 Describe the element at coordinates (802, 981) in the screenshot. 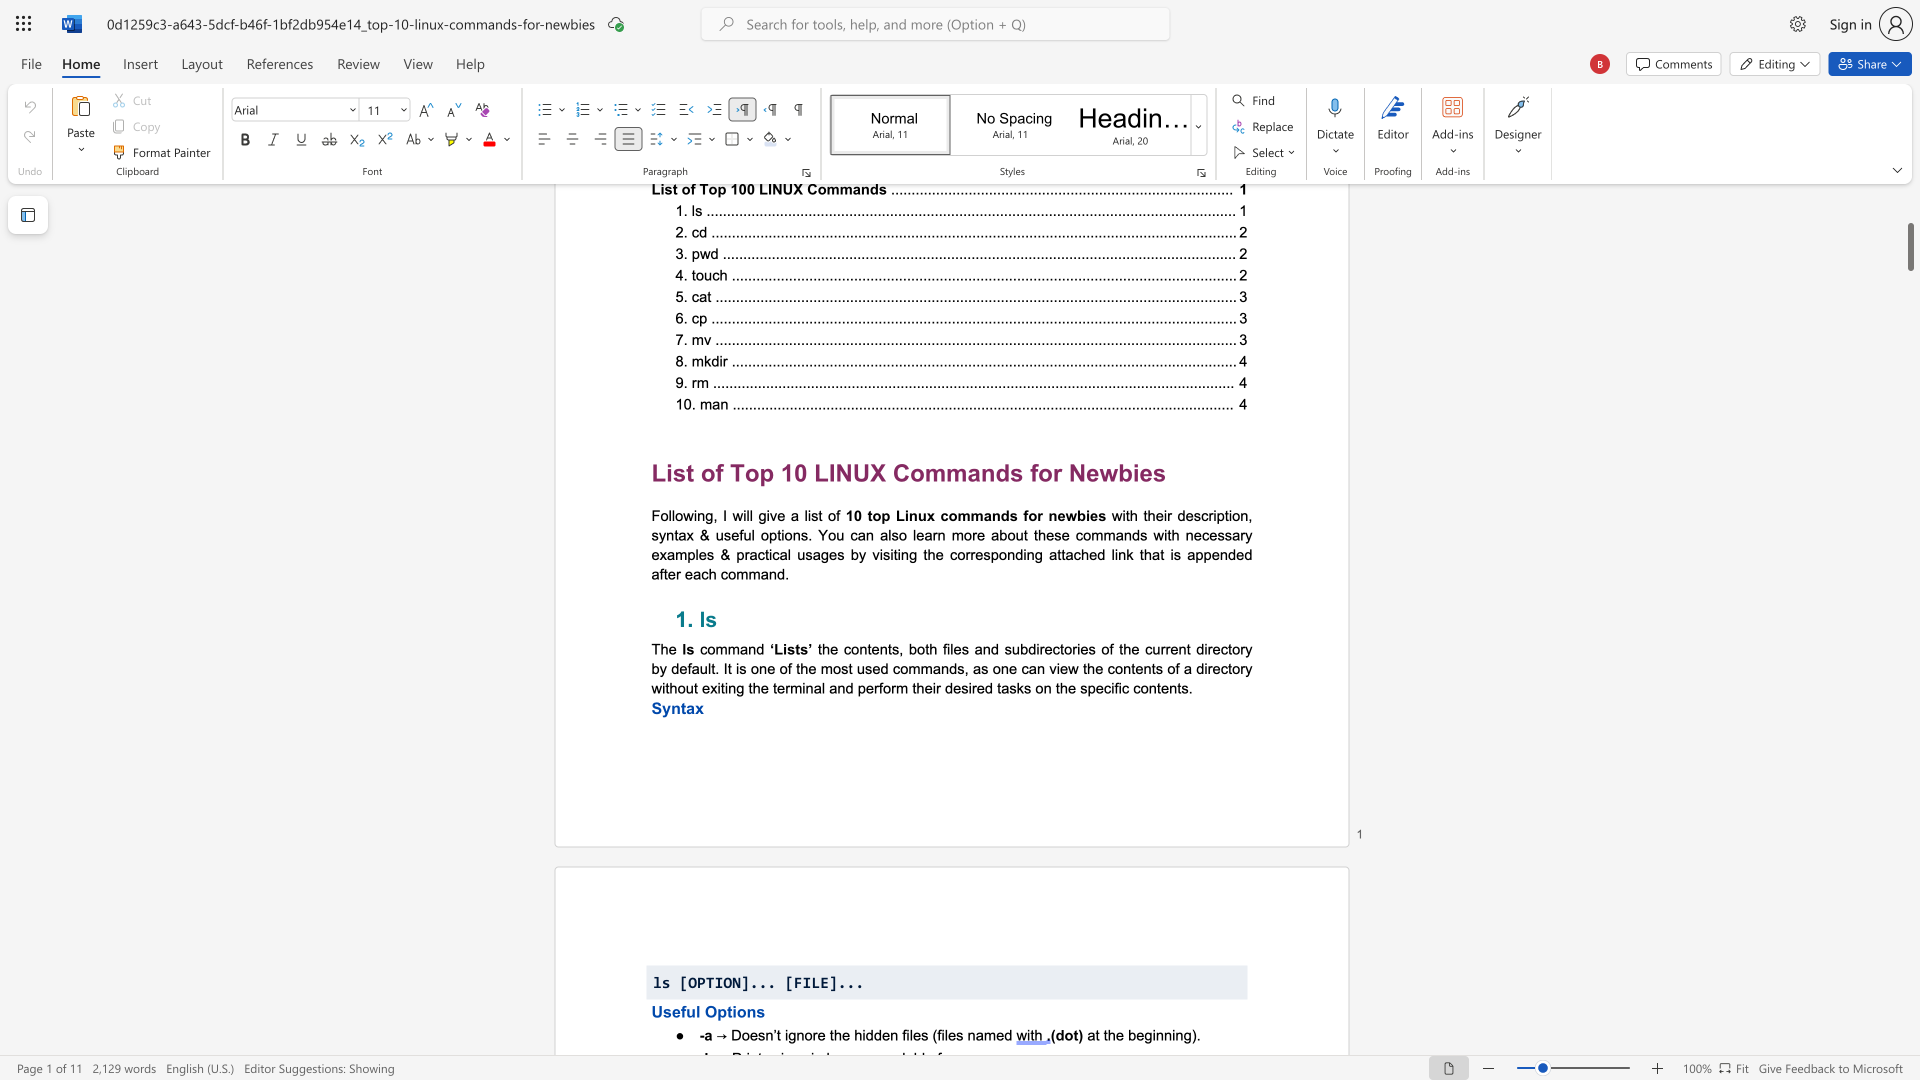

I see `the subset text "ILE" within the text "ls [OPTION]... [FILE]..."` at that location.